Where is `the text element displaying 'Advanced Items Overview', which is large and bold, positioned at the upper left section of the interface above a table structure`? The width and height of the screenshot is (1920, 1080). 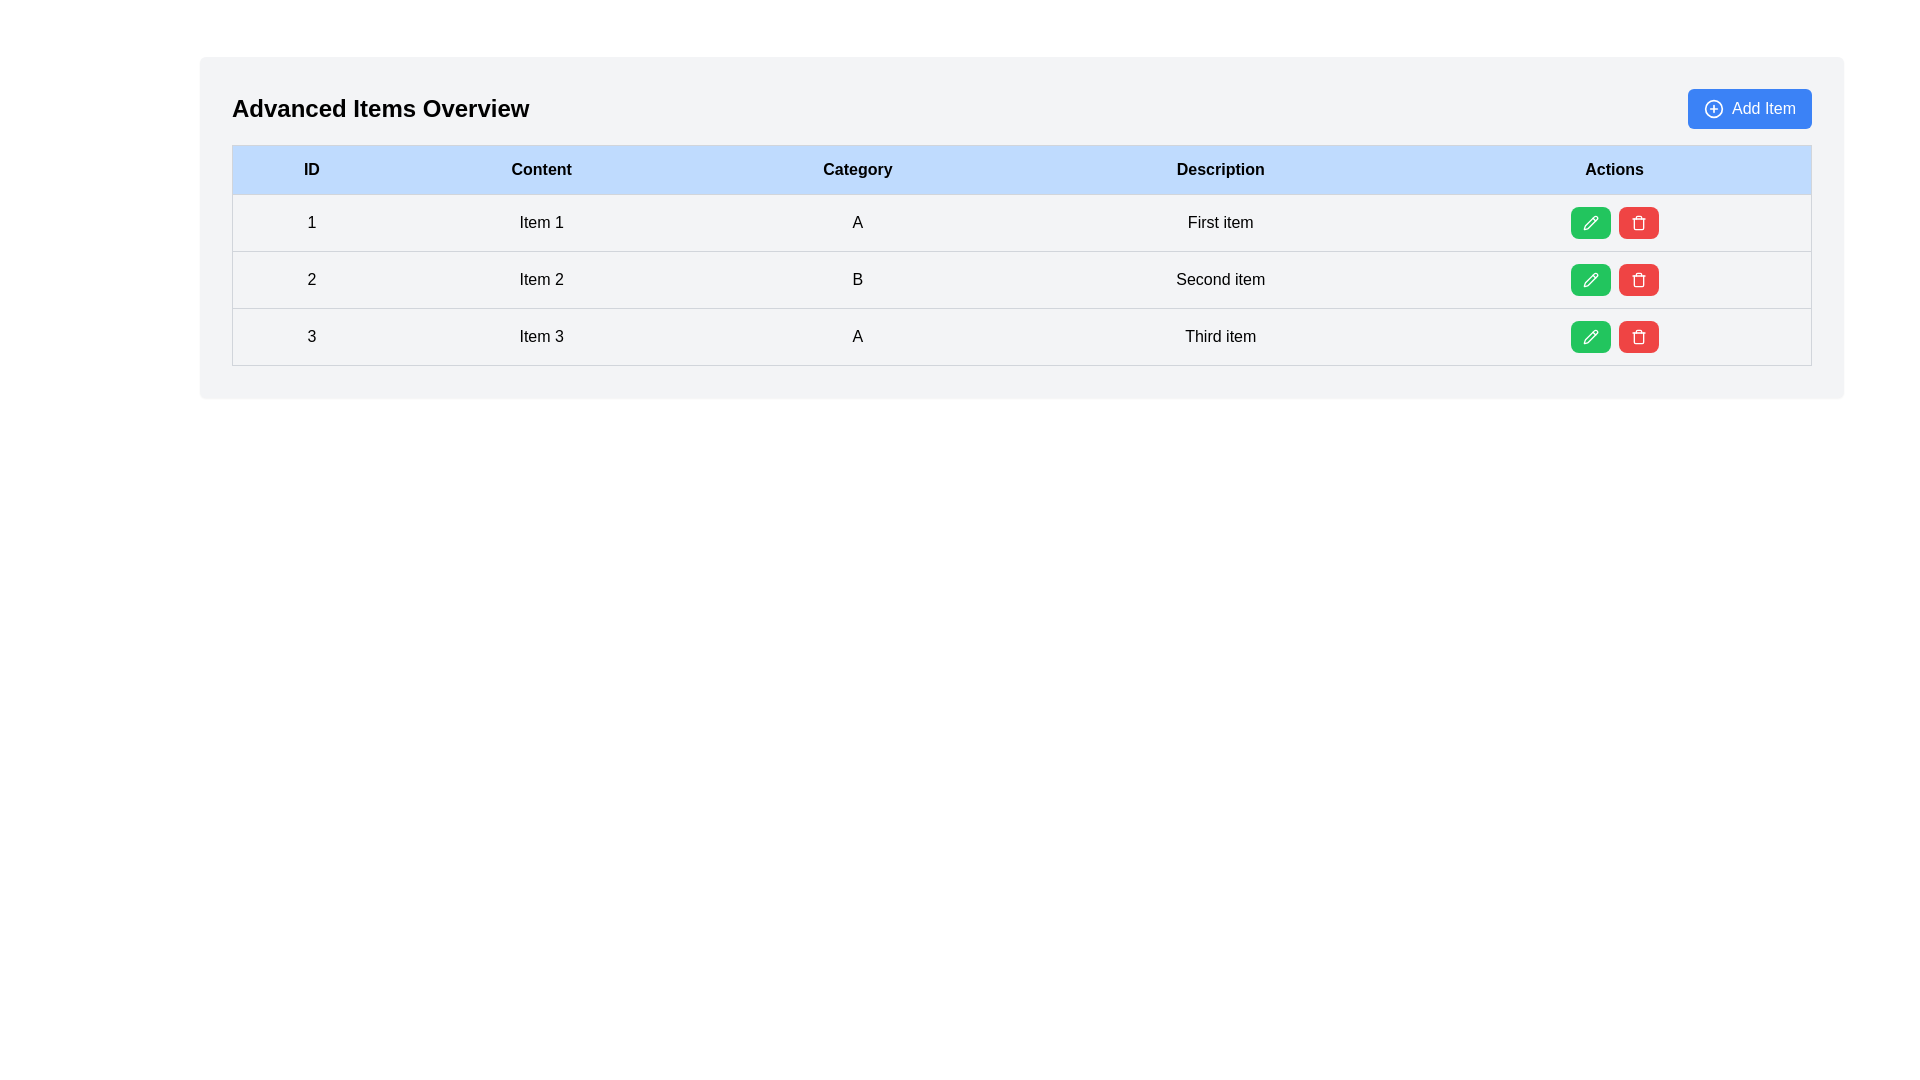
the text element displaying 'Advanced Items Overview', which is large and bold, positioned at the upper left section of the interface above a table structure is located at coordinates (380, 108).